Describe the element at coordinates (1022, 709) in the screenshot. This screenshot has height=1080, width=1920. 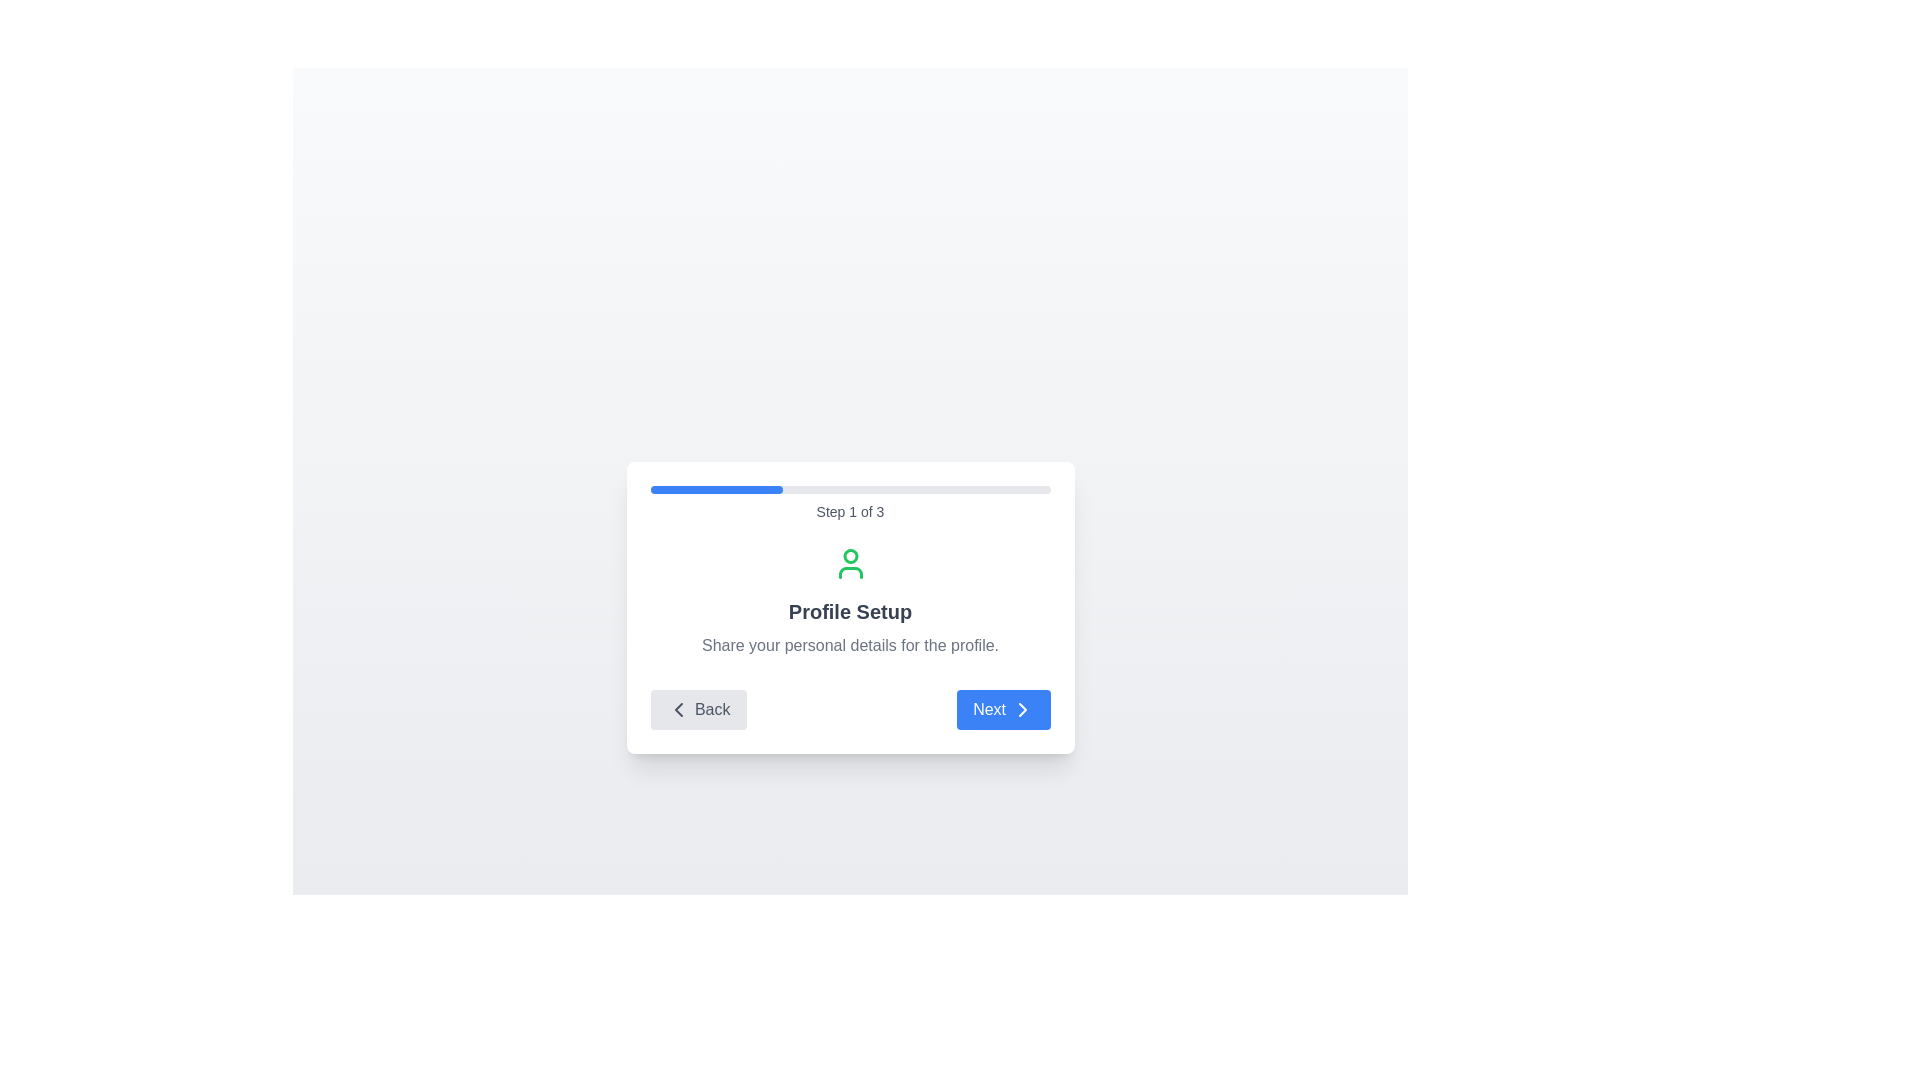
I see `the right-pointing arrow icon located inside the 'Next' button at the bottom-right corner of the content card` at that location.